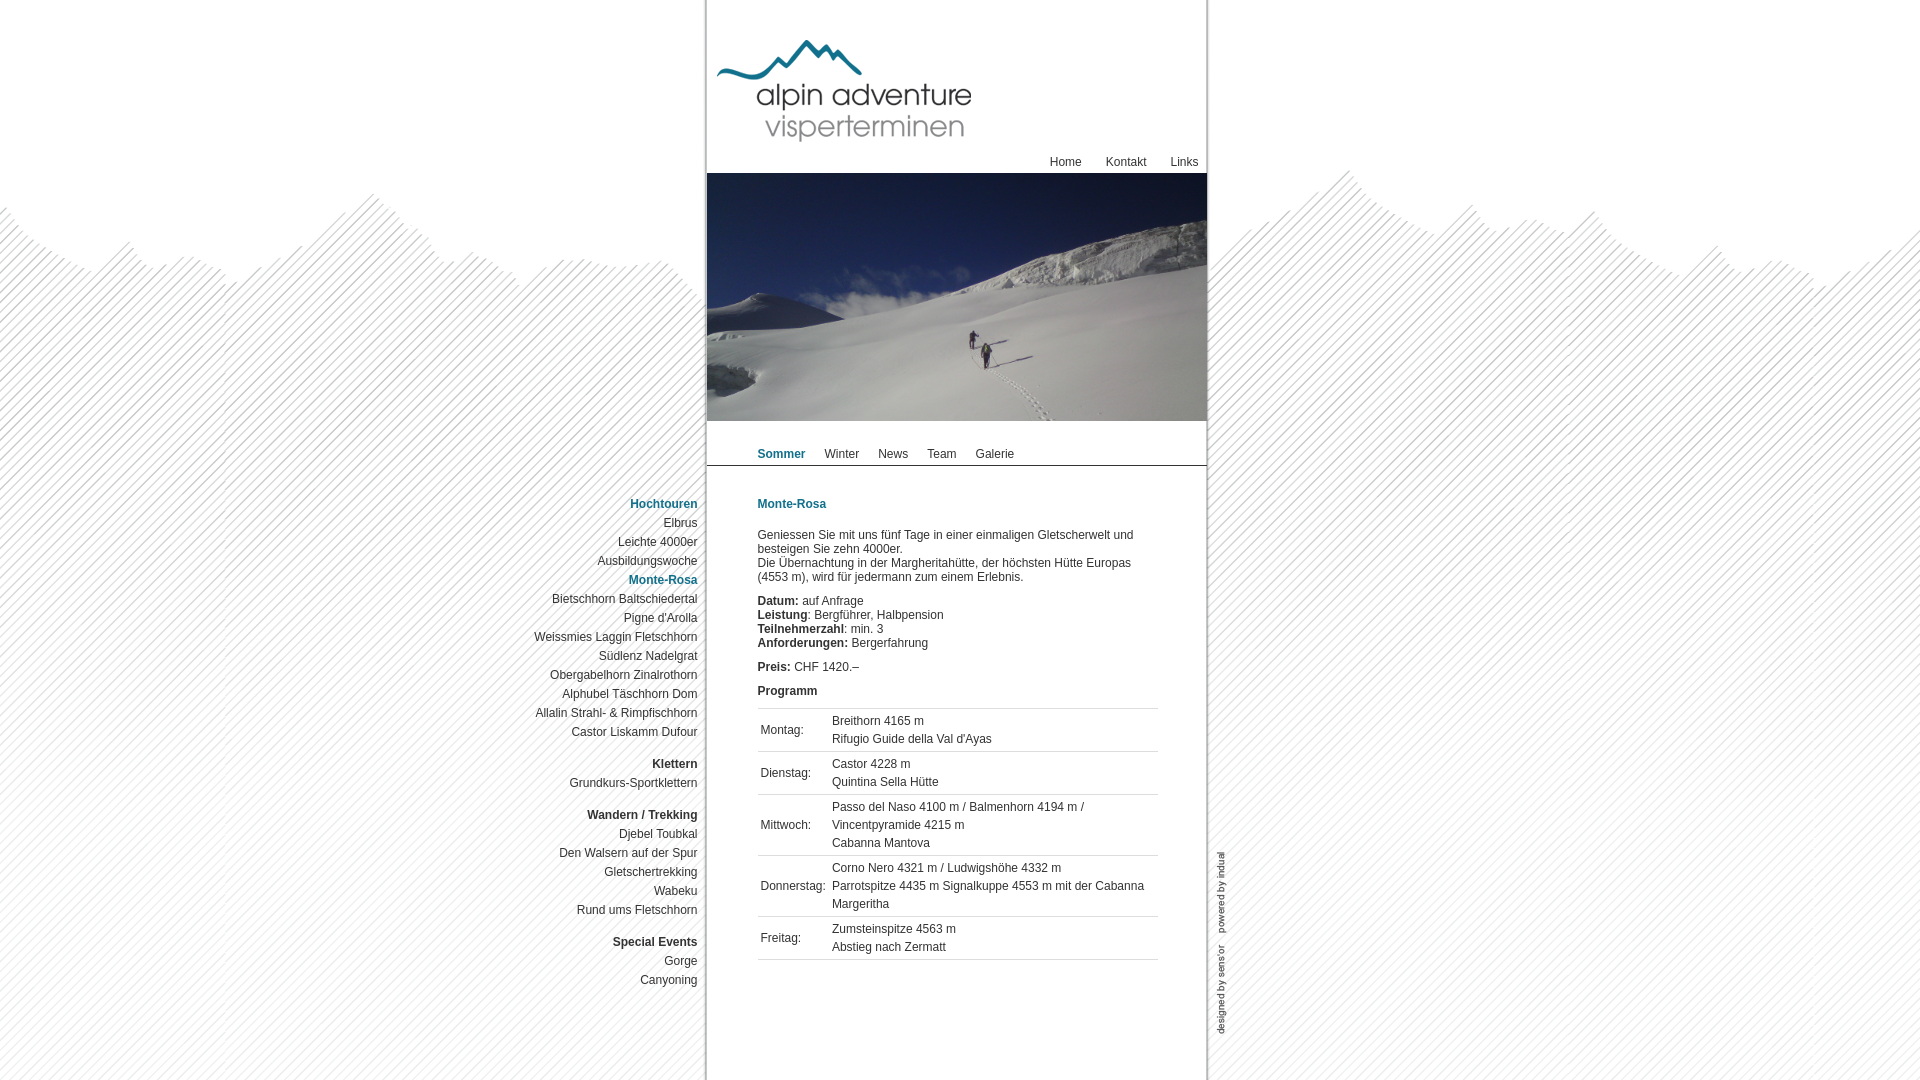 This screenshot has height=1080, width=1920. What do you see at coordinates (609, 960) in the screenshot?
I see `'Gorge'` at bounding box center [609, 960].